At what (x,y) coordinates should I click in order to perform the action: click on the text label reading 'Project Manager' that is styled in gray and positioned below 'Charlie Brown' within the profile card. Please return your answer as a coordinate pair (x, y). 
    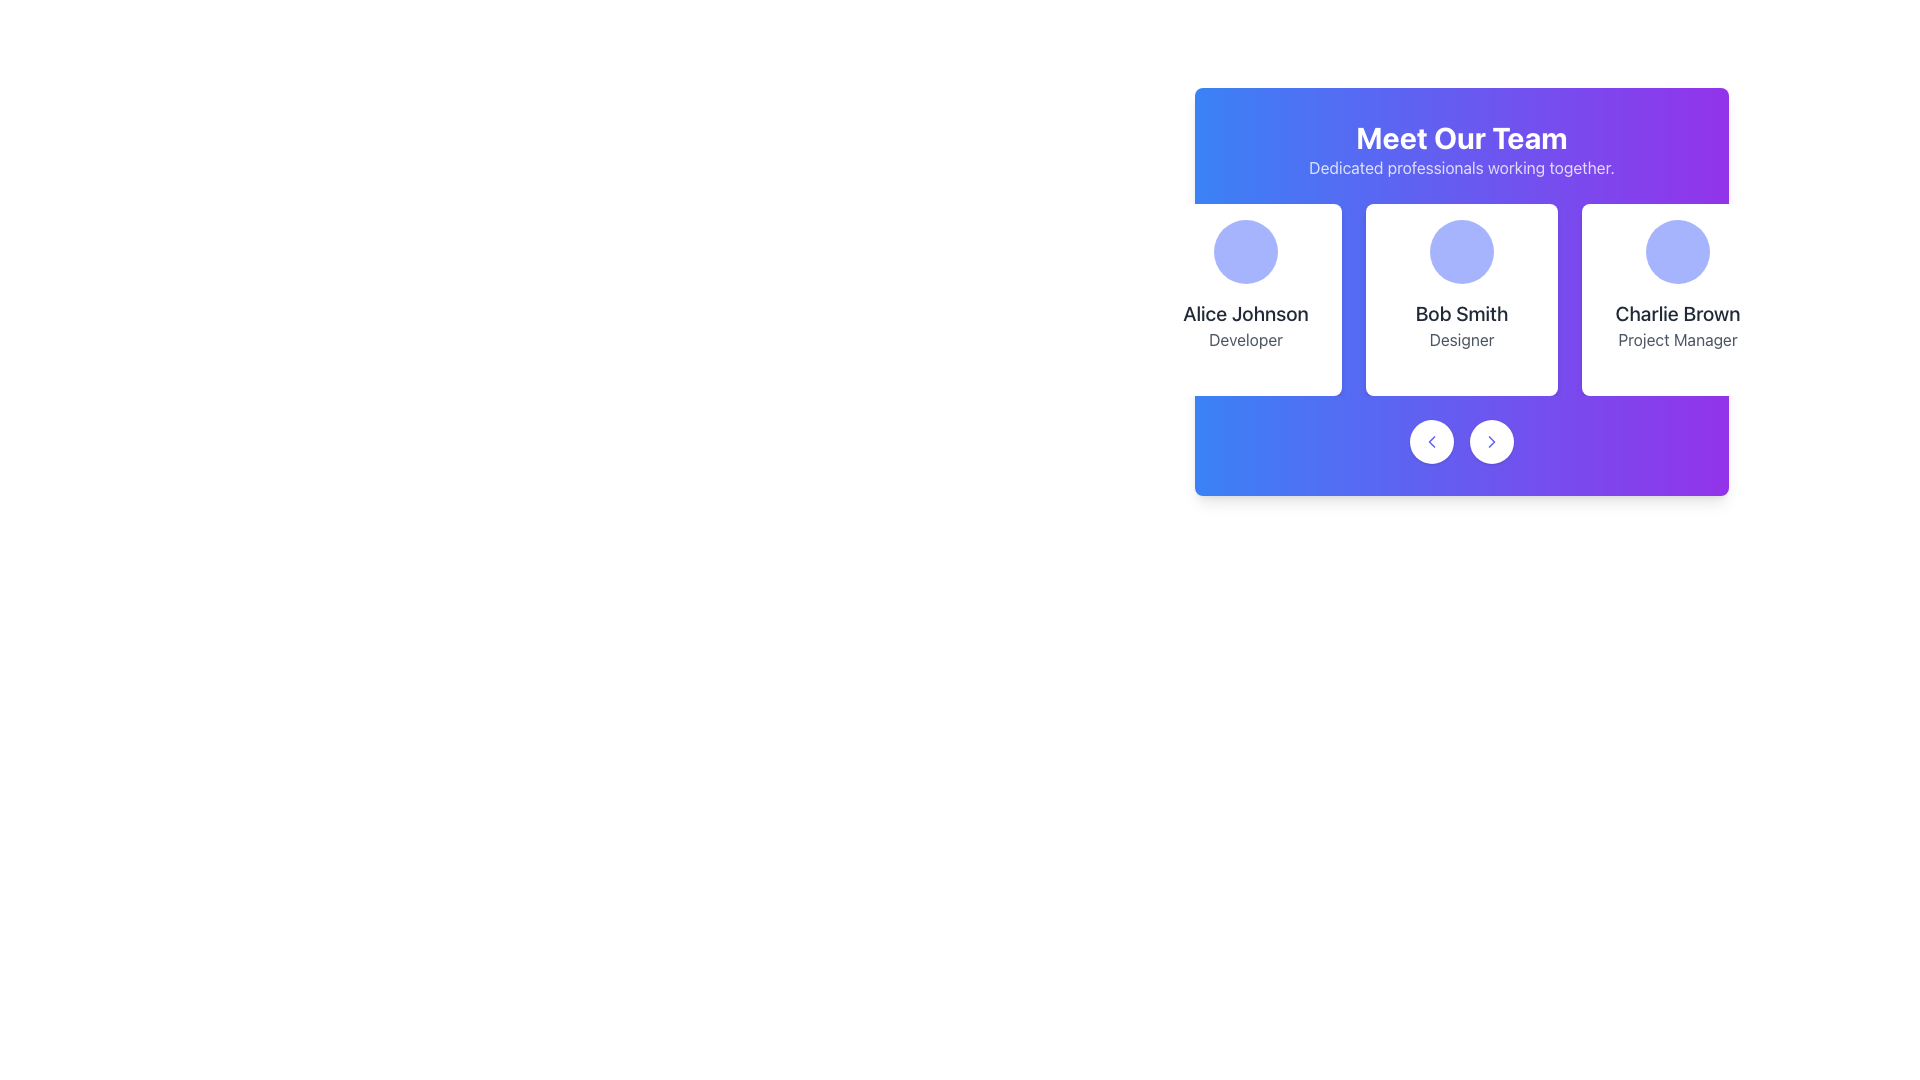
    Looking at the image, I should click on (1678, 338).